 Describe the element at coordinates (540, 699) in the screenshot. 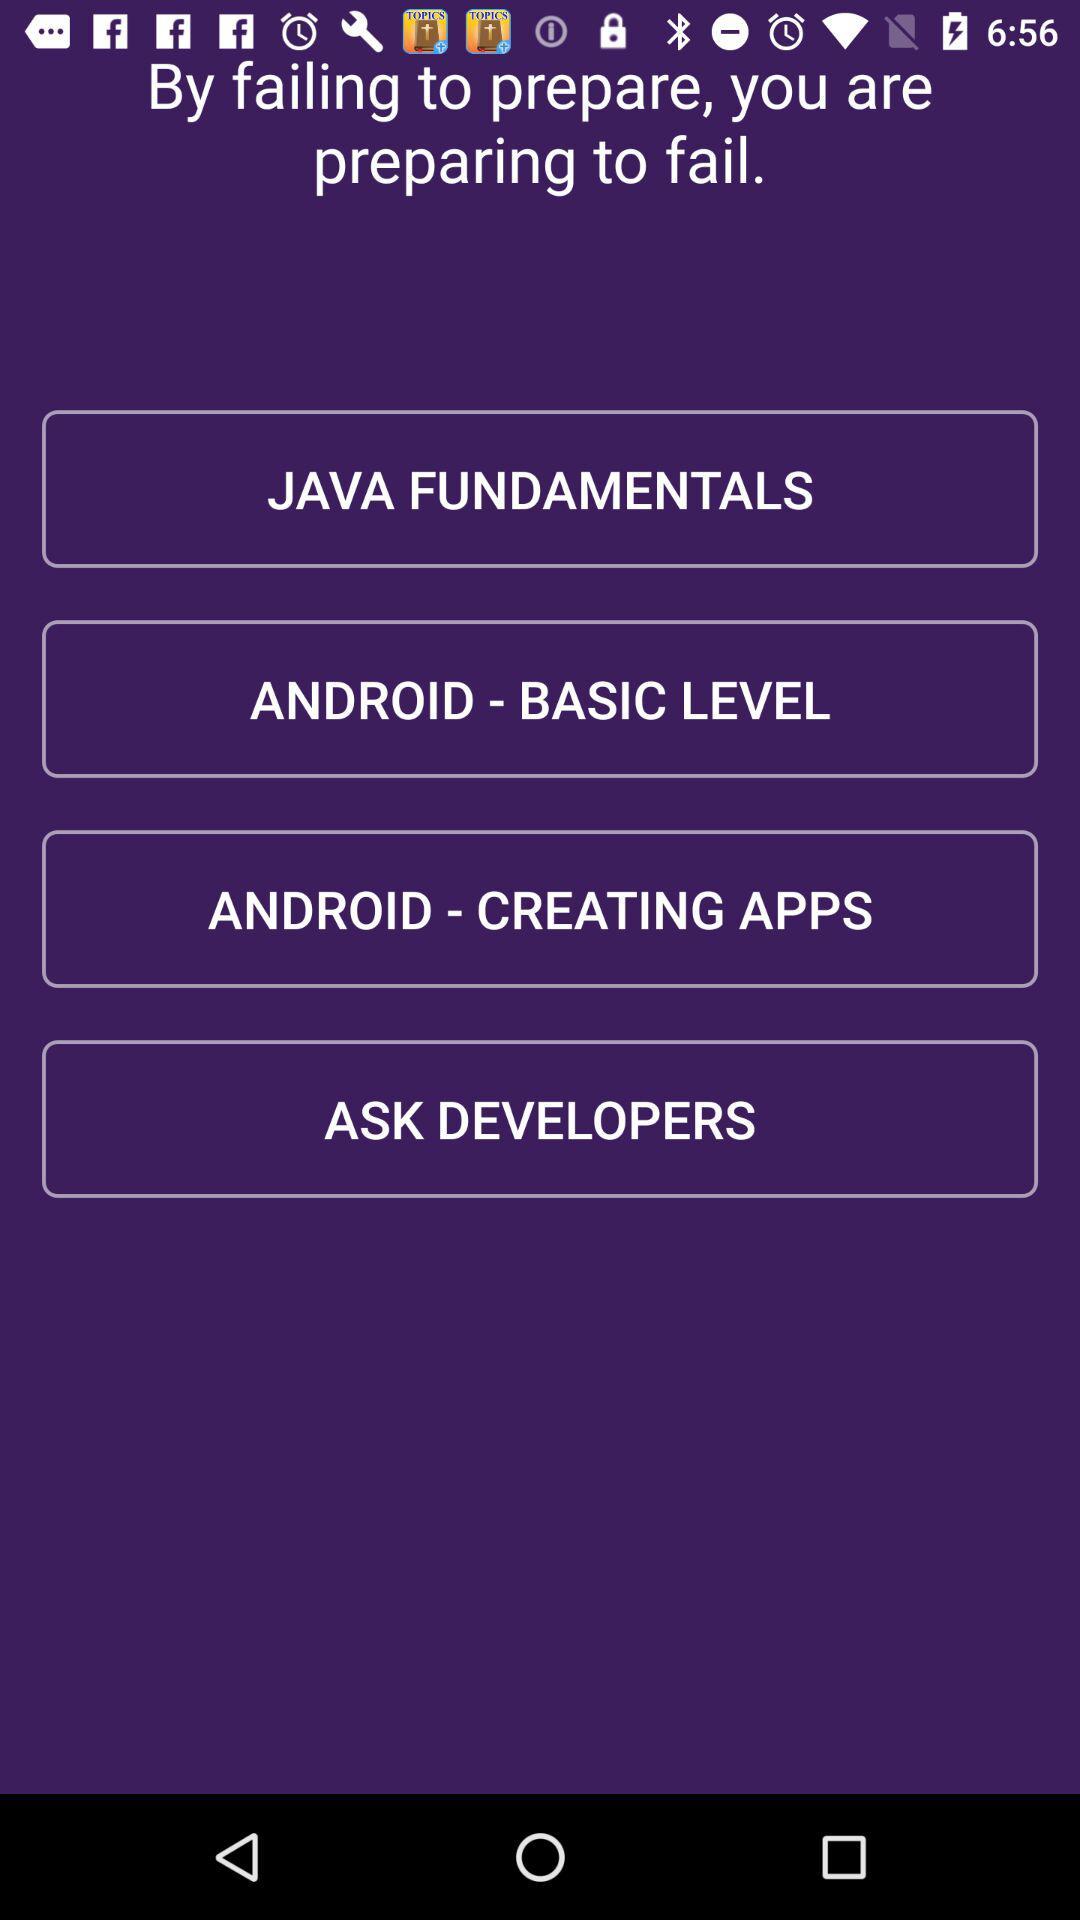

I see `item below the java fundamentals item` at that location.